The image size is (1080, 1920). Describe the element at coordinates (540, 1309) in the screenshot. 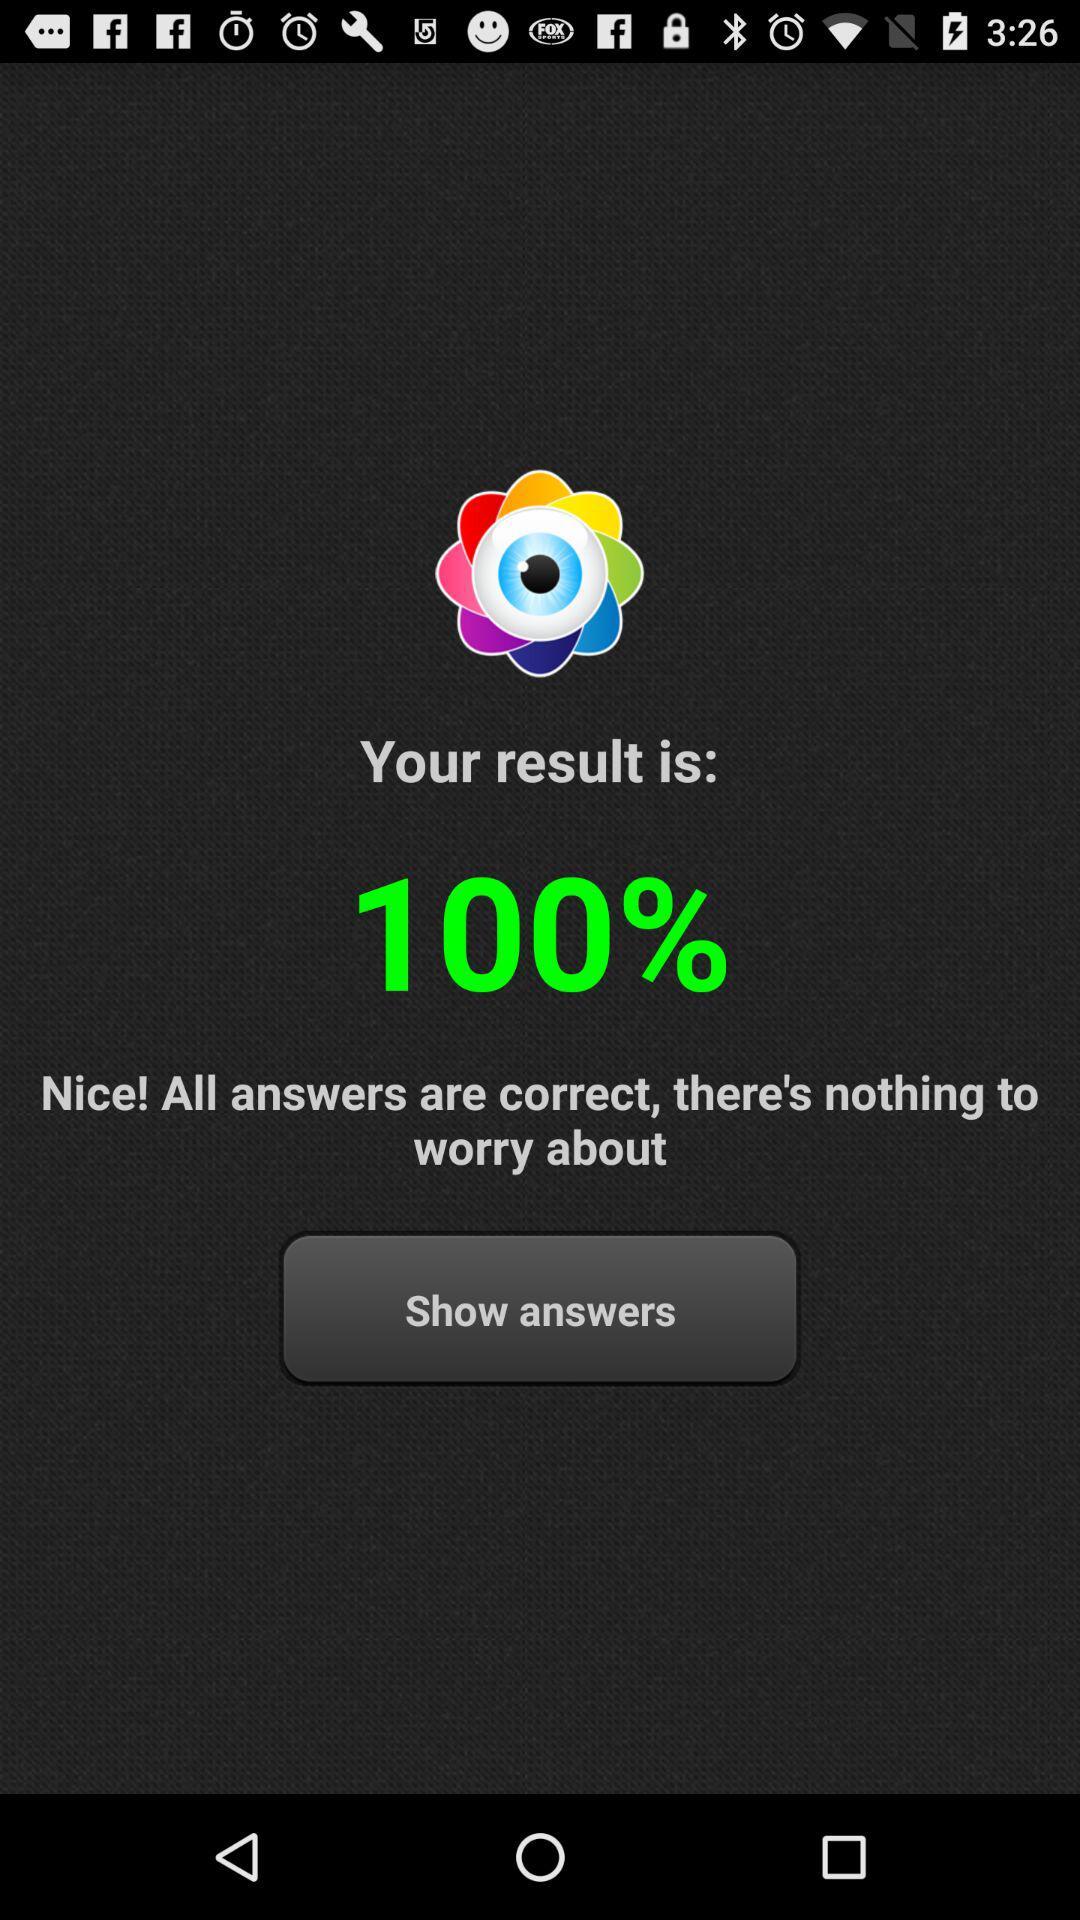

I see `the show answers at the bottom` at that location.